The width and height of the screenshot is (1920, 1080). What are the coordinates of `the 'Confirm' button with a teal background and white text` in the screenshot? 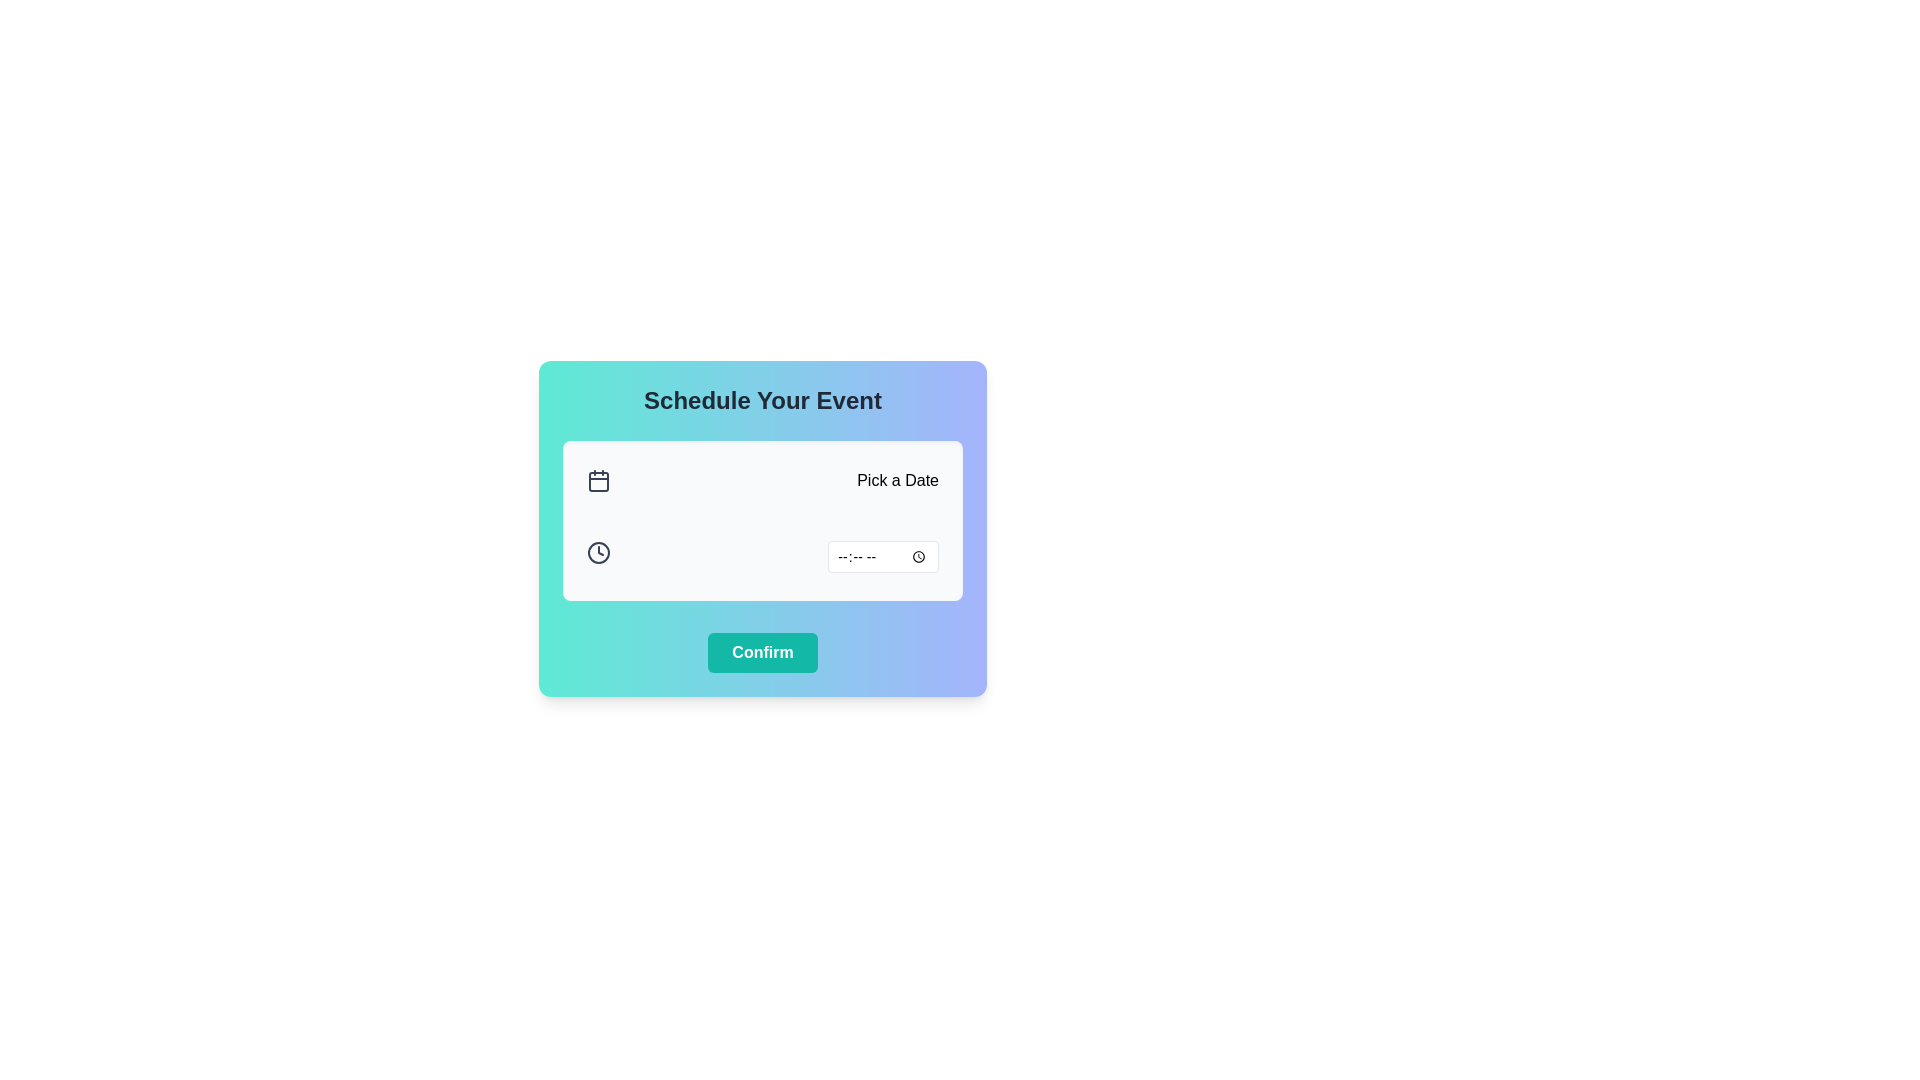 It's located at (762, 652).